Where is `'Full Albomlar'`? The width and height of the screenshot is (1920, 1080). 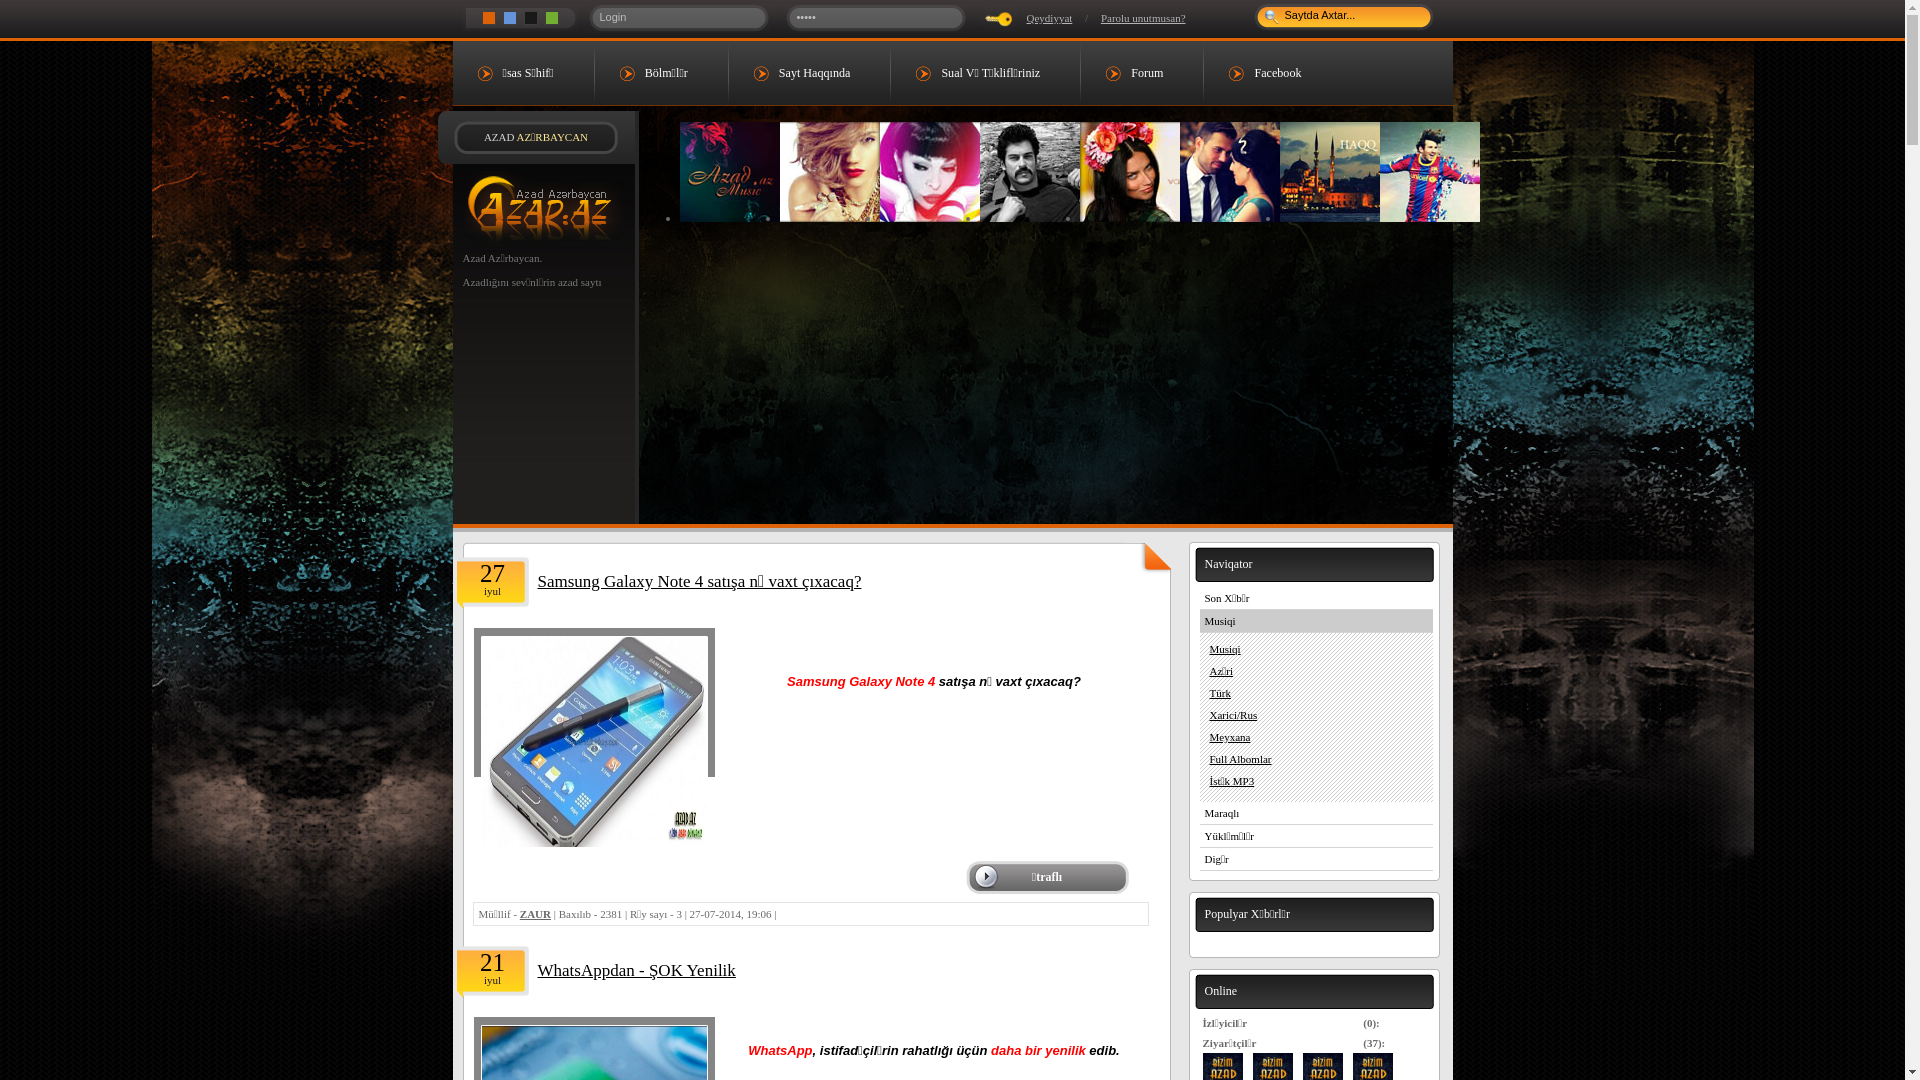 'Full Albomlar' is located at coordinates (1203, 759).